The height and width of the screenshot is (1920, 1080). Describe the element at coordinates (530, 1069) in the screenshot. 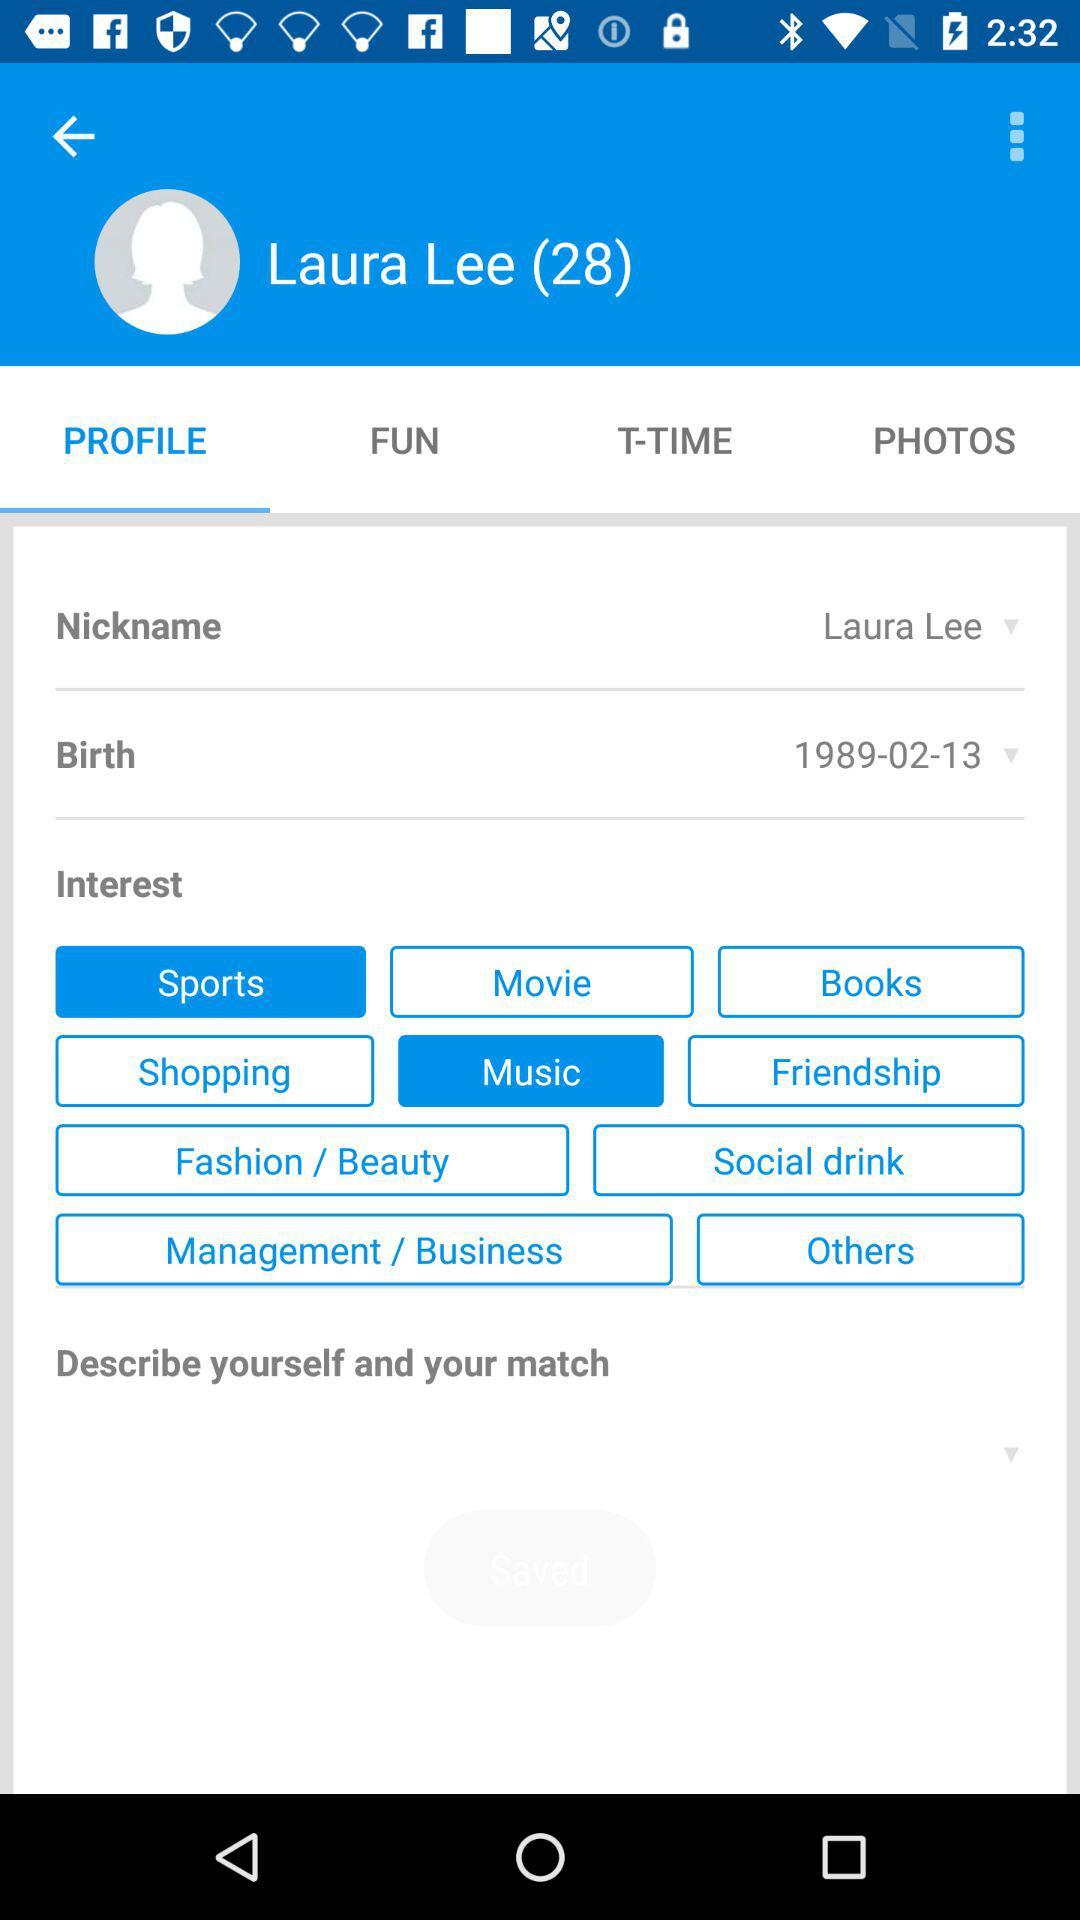

I see `item next to friendship icon` at that location.